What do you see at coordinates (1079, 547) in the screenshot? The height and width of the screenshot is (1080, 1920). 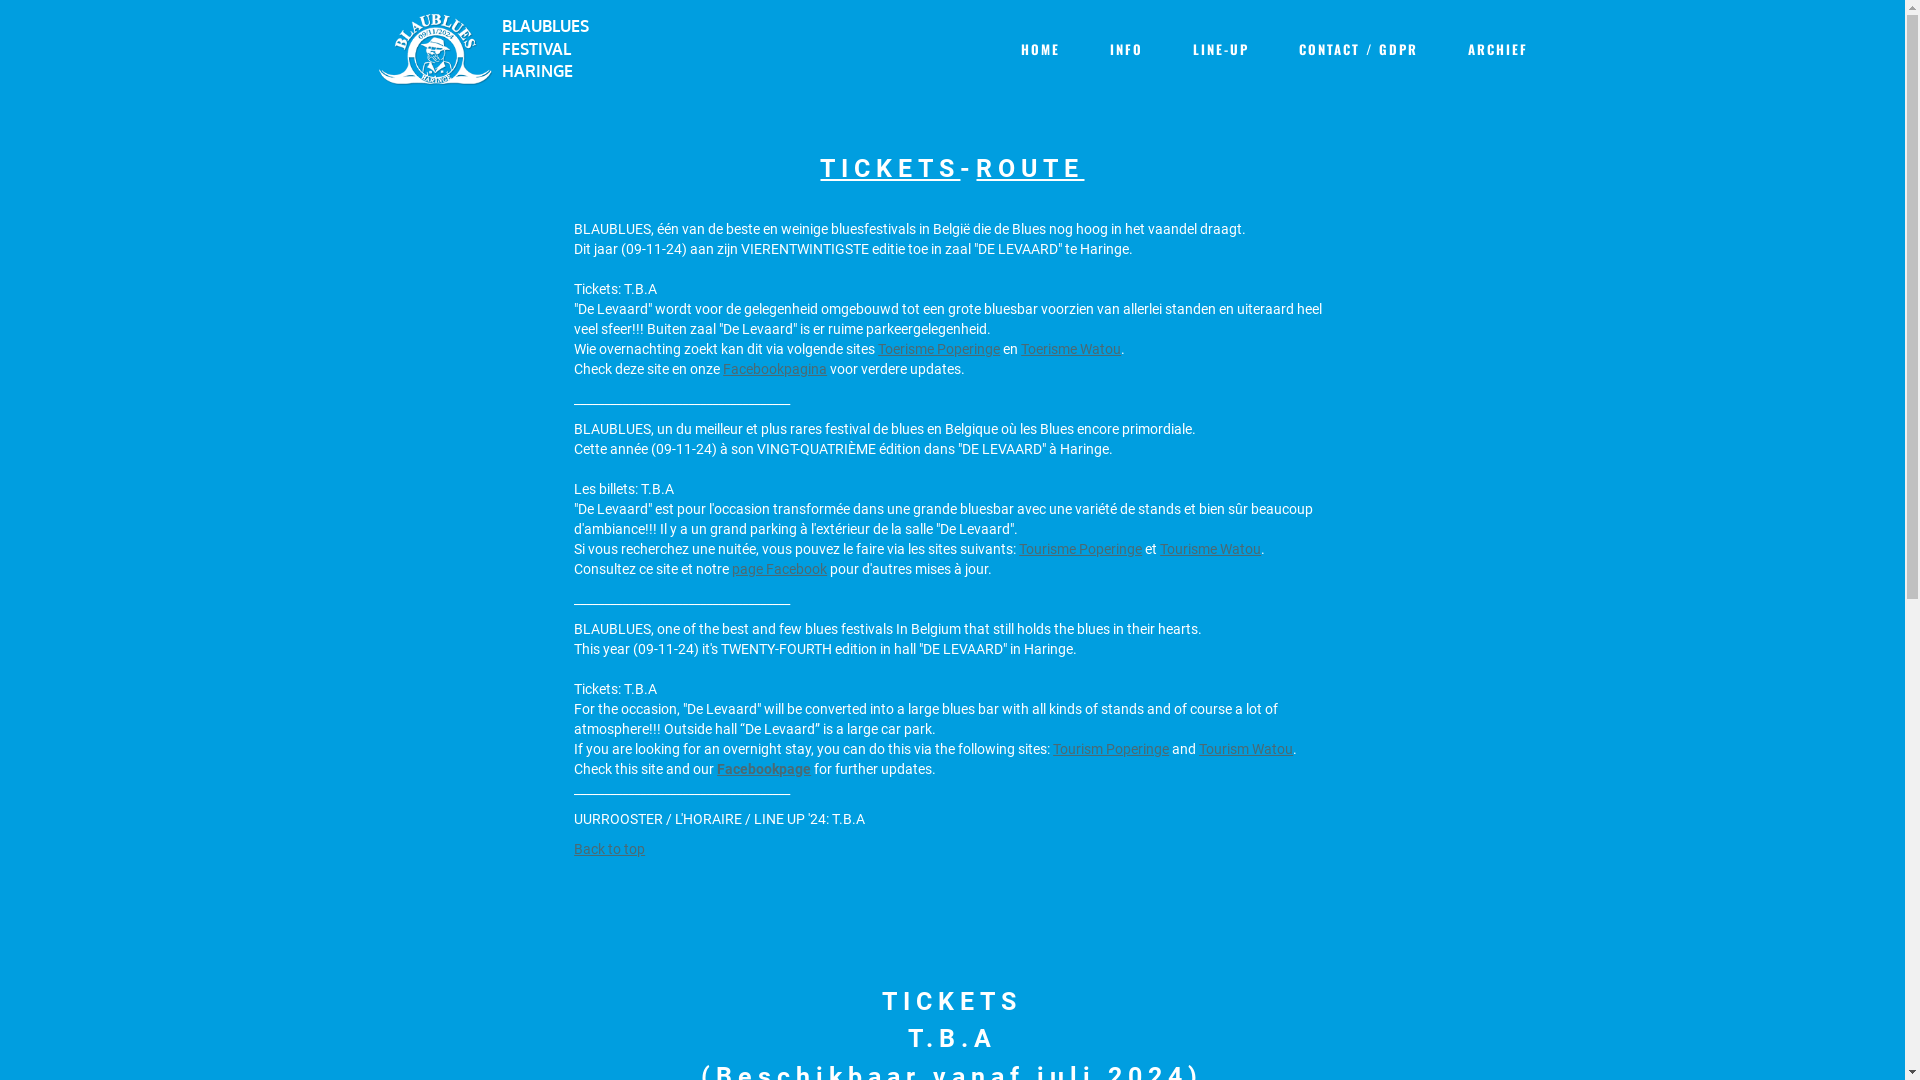 I see `'Tourisme Poperinge'` at bounding box center [1079, 547].